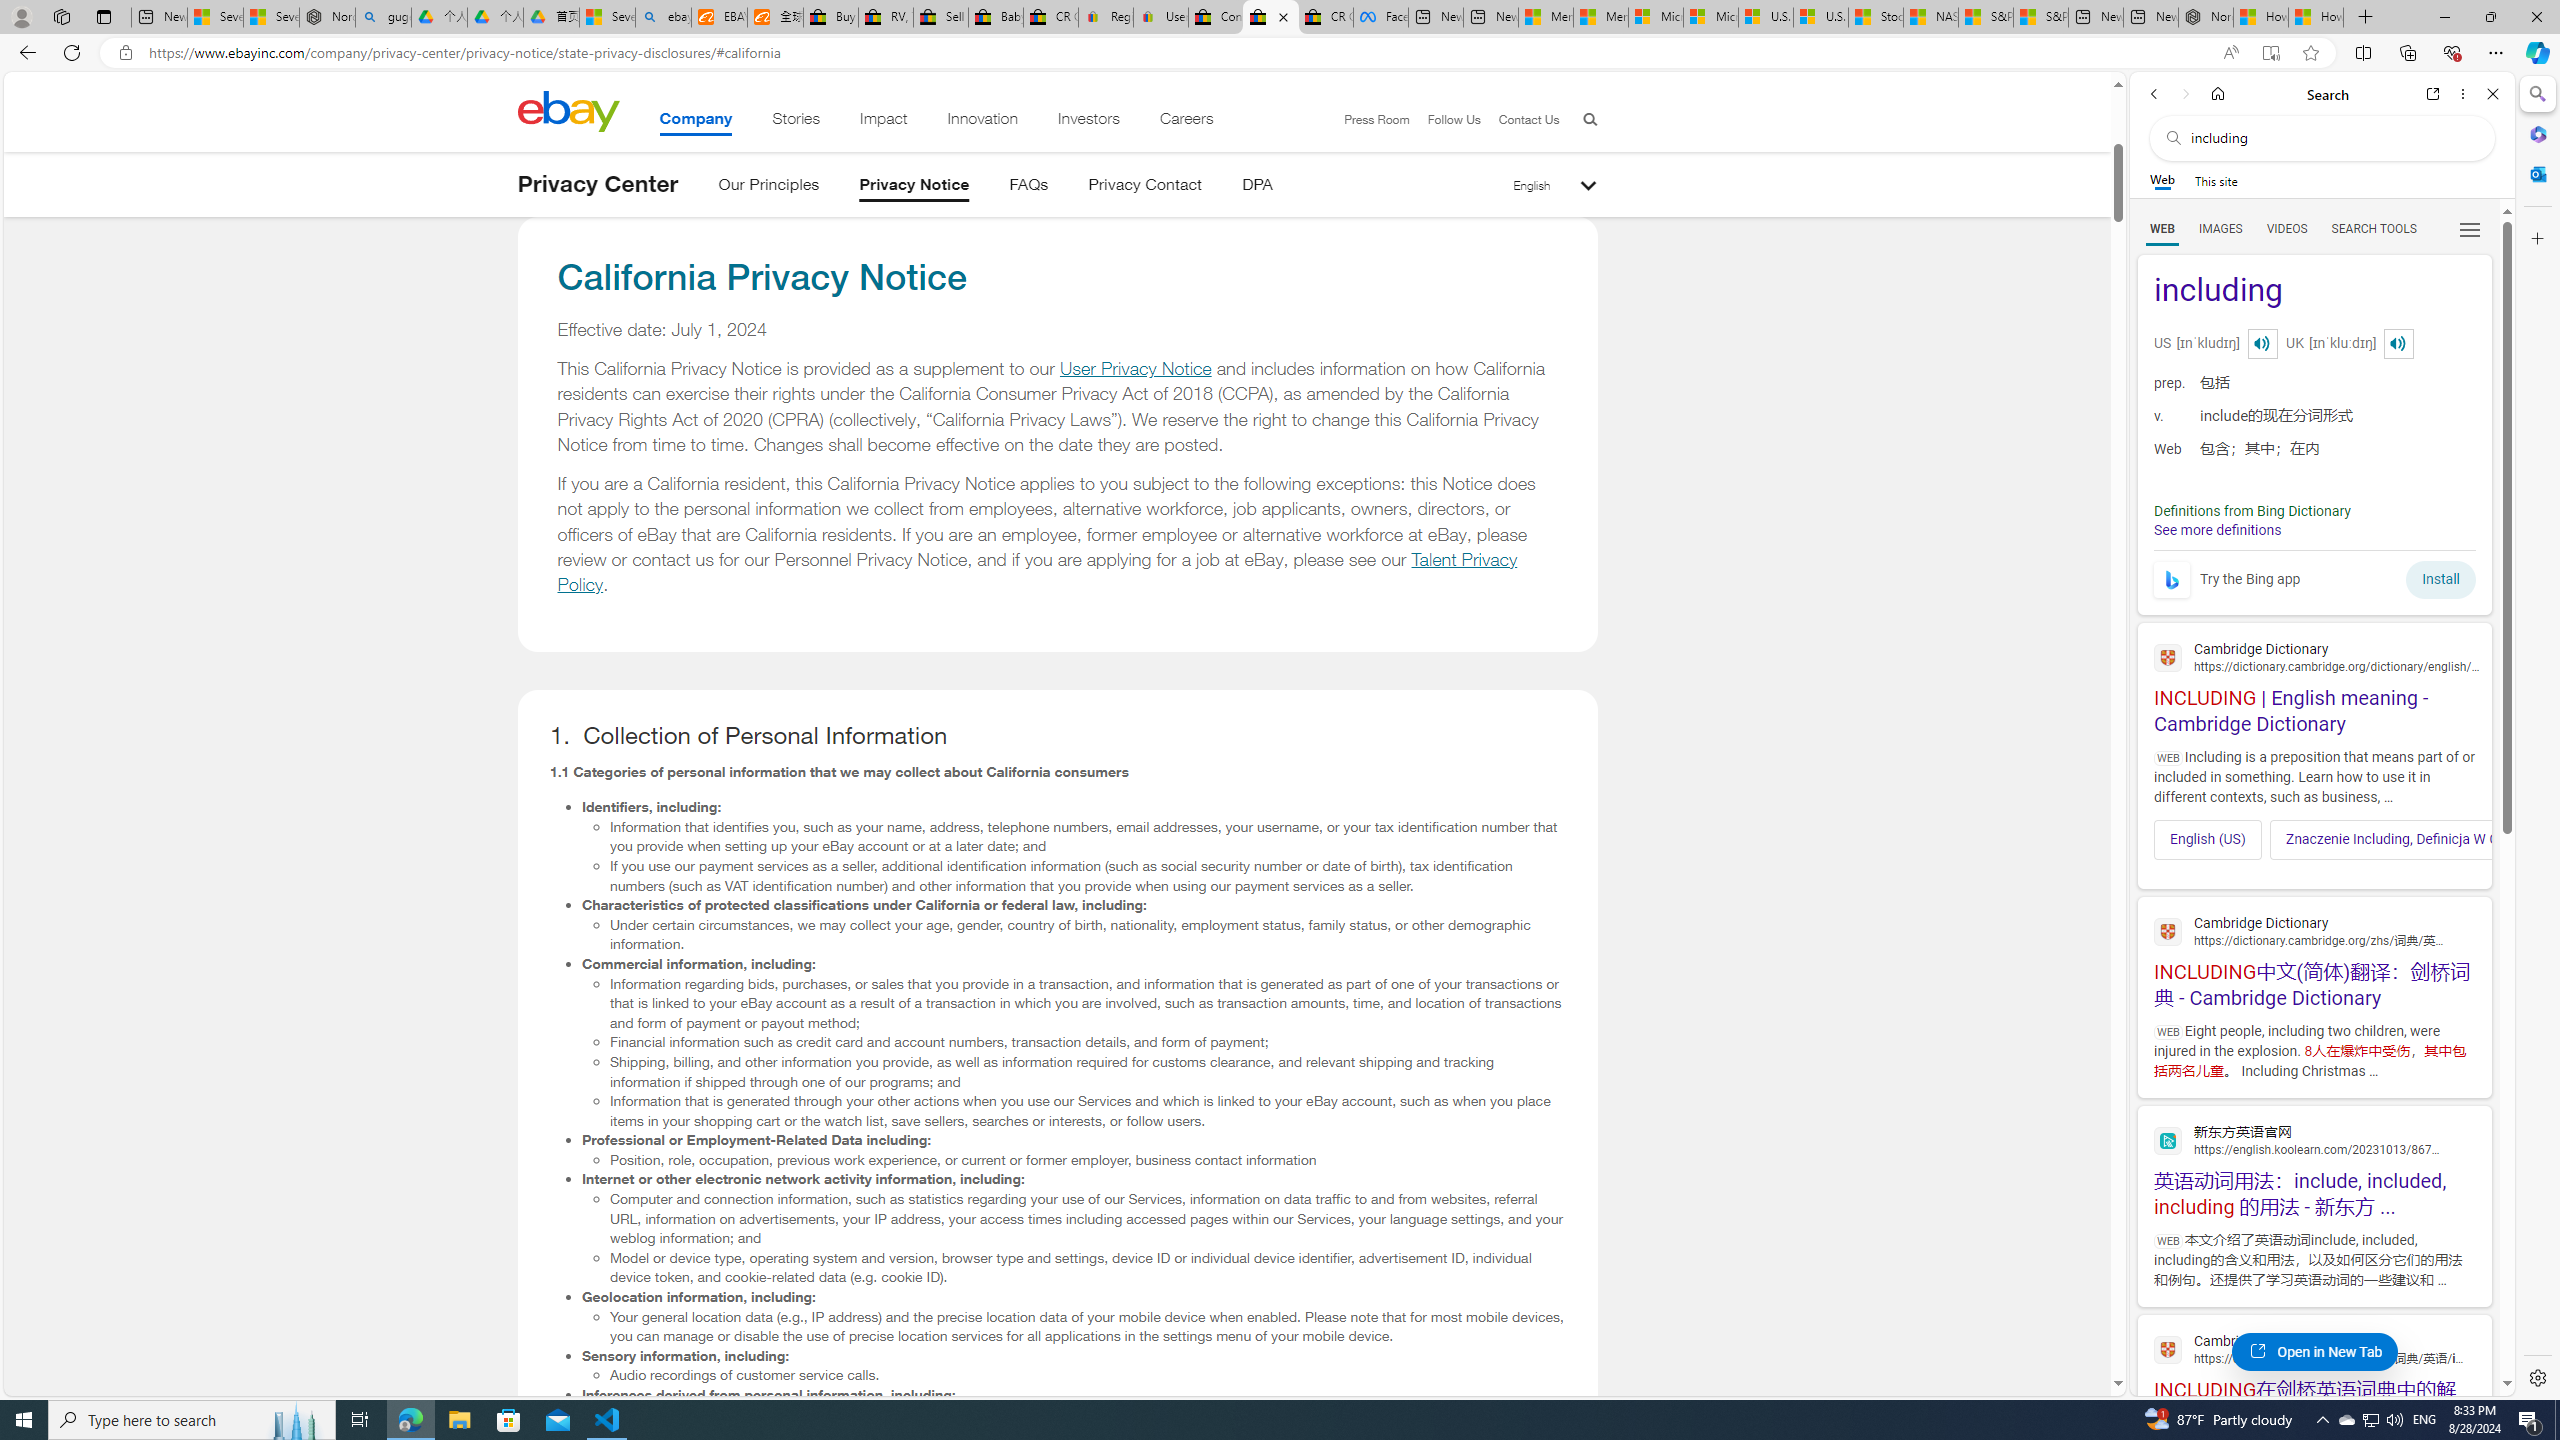  Describe the element at coordinates (2162, 227) in the screenshot. I see `'Search Filter, WEB'` at that location.